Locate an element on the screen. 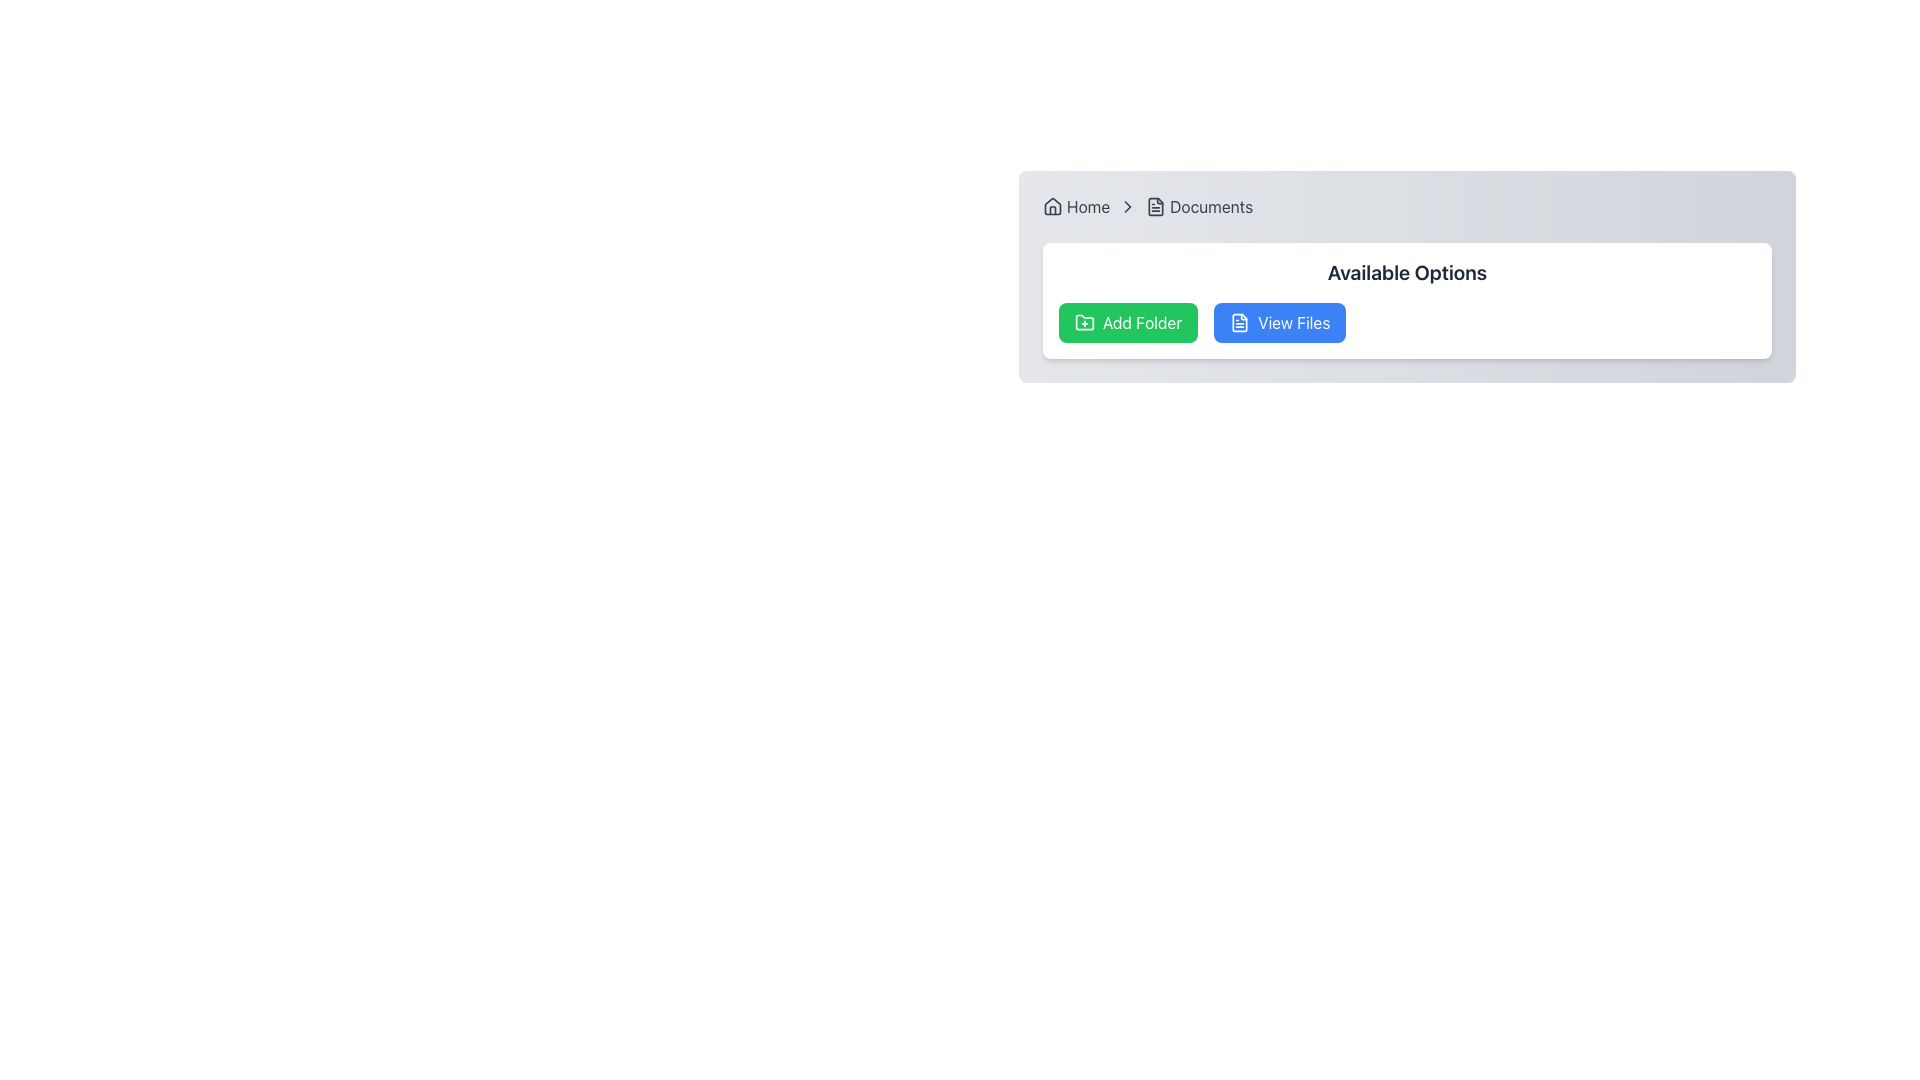 This screenshot has height=1080, width=1920. the 'Home' breadcrumb navigation item is located at coordinates (1087, 207).